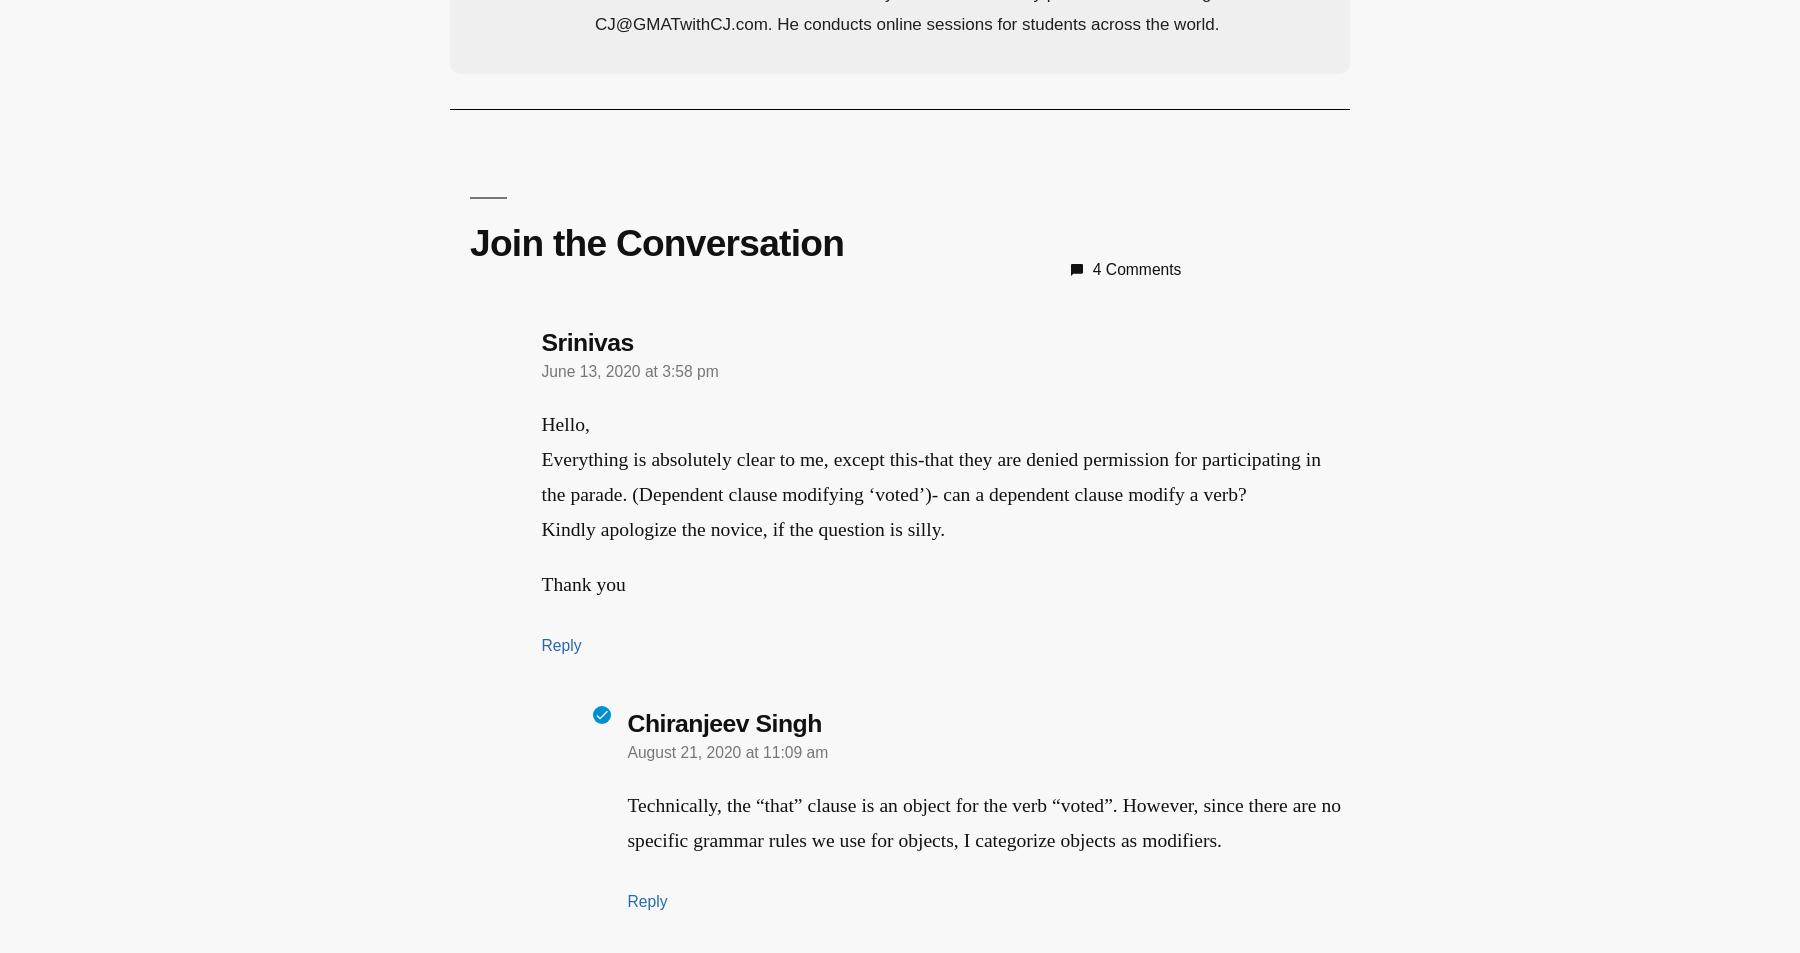 This screenshot has height=953, width=1800. What do you see at coordinates (742, 529) in the screenshot?
I see `'Kindly apologize the novice, if the question is silly.'` at bounding box center [742, 529].